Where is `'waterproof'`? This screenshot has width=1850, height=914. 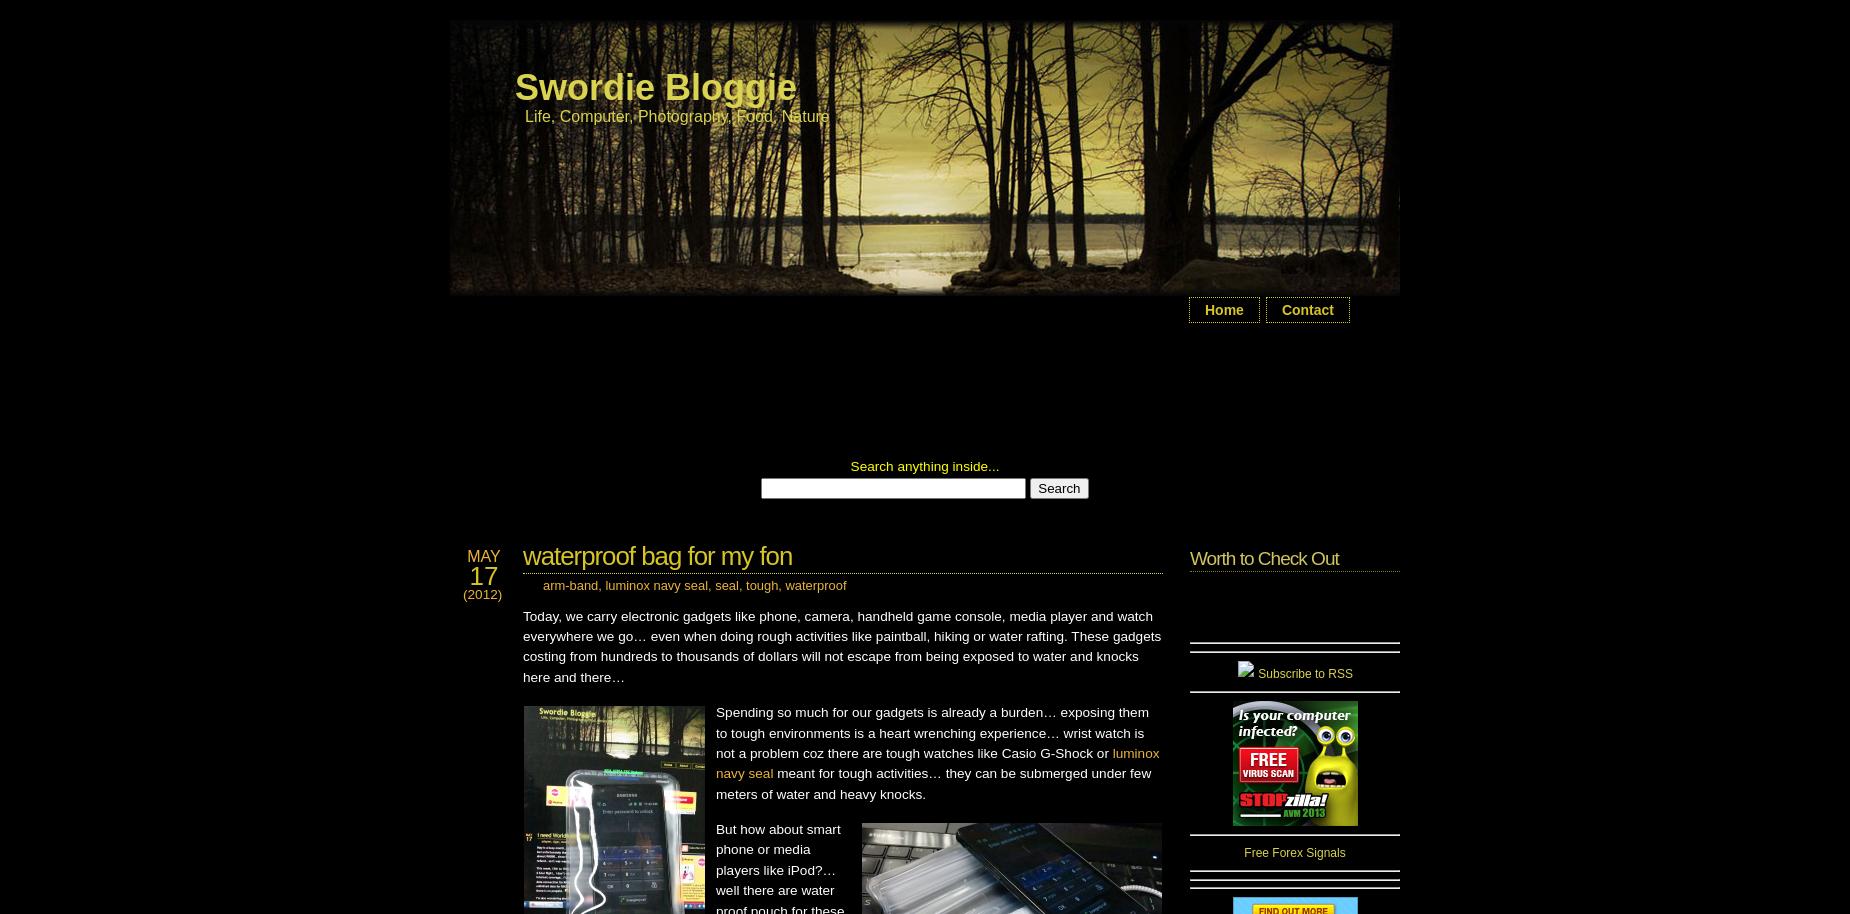
'waterproof' is located at coordinates (815, 585).